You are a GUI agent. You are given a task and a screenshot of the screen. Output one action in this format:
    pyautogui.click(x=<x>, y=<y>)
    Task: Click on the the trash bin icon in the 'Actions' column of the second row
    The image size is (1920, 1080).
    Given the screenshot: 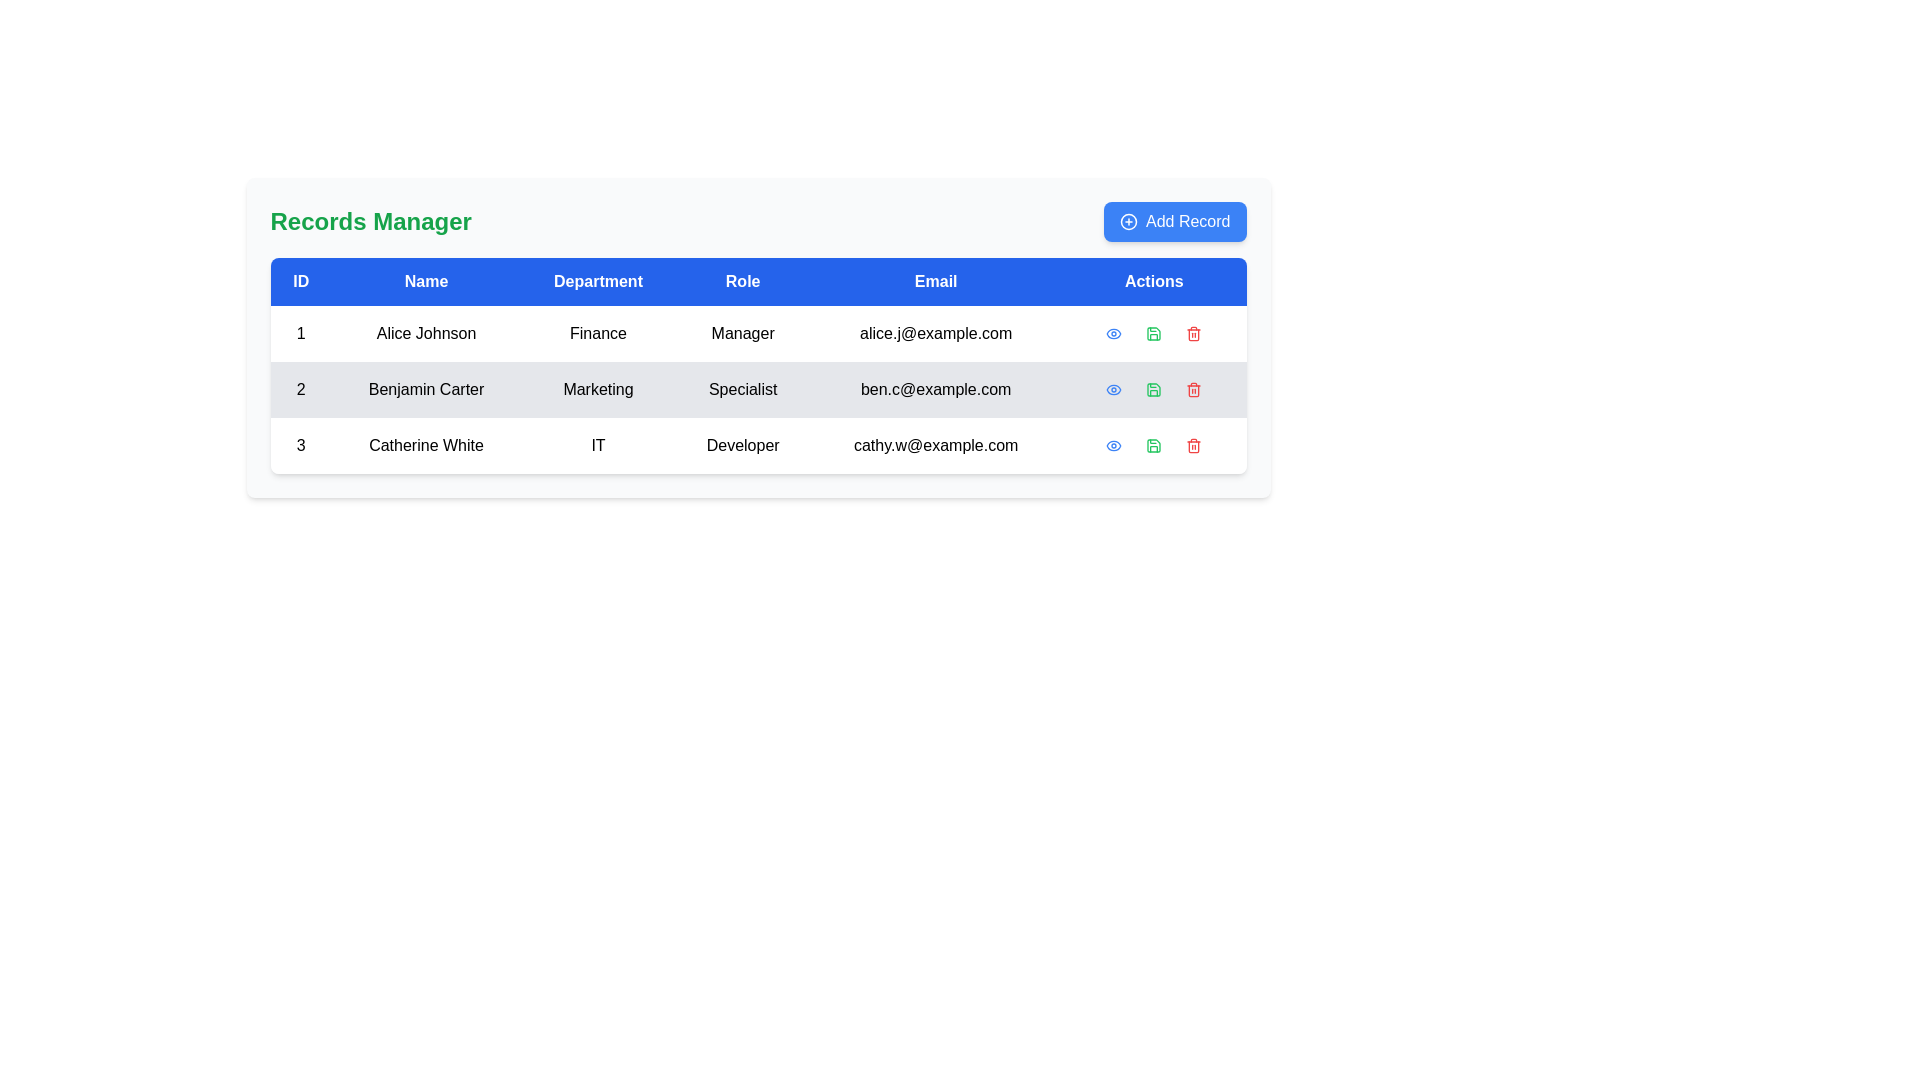 What is the action you would take?
    pyautogui.click(x=1194, y=389)
    